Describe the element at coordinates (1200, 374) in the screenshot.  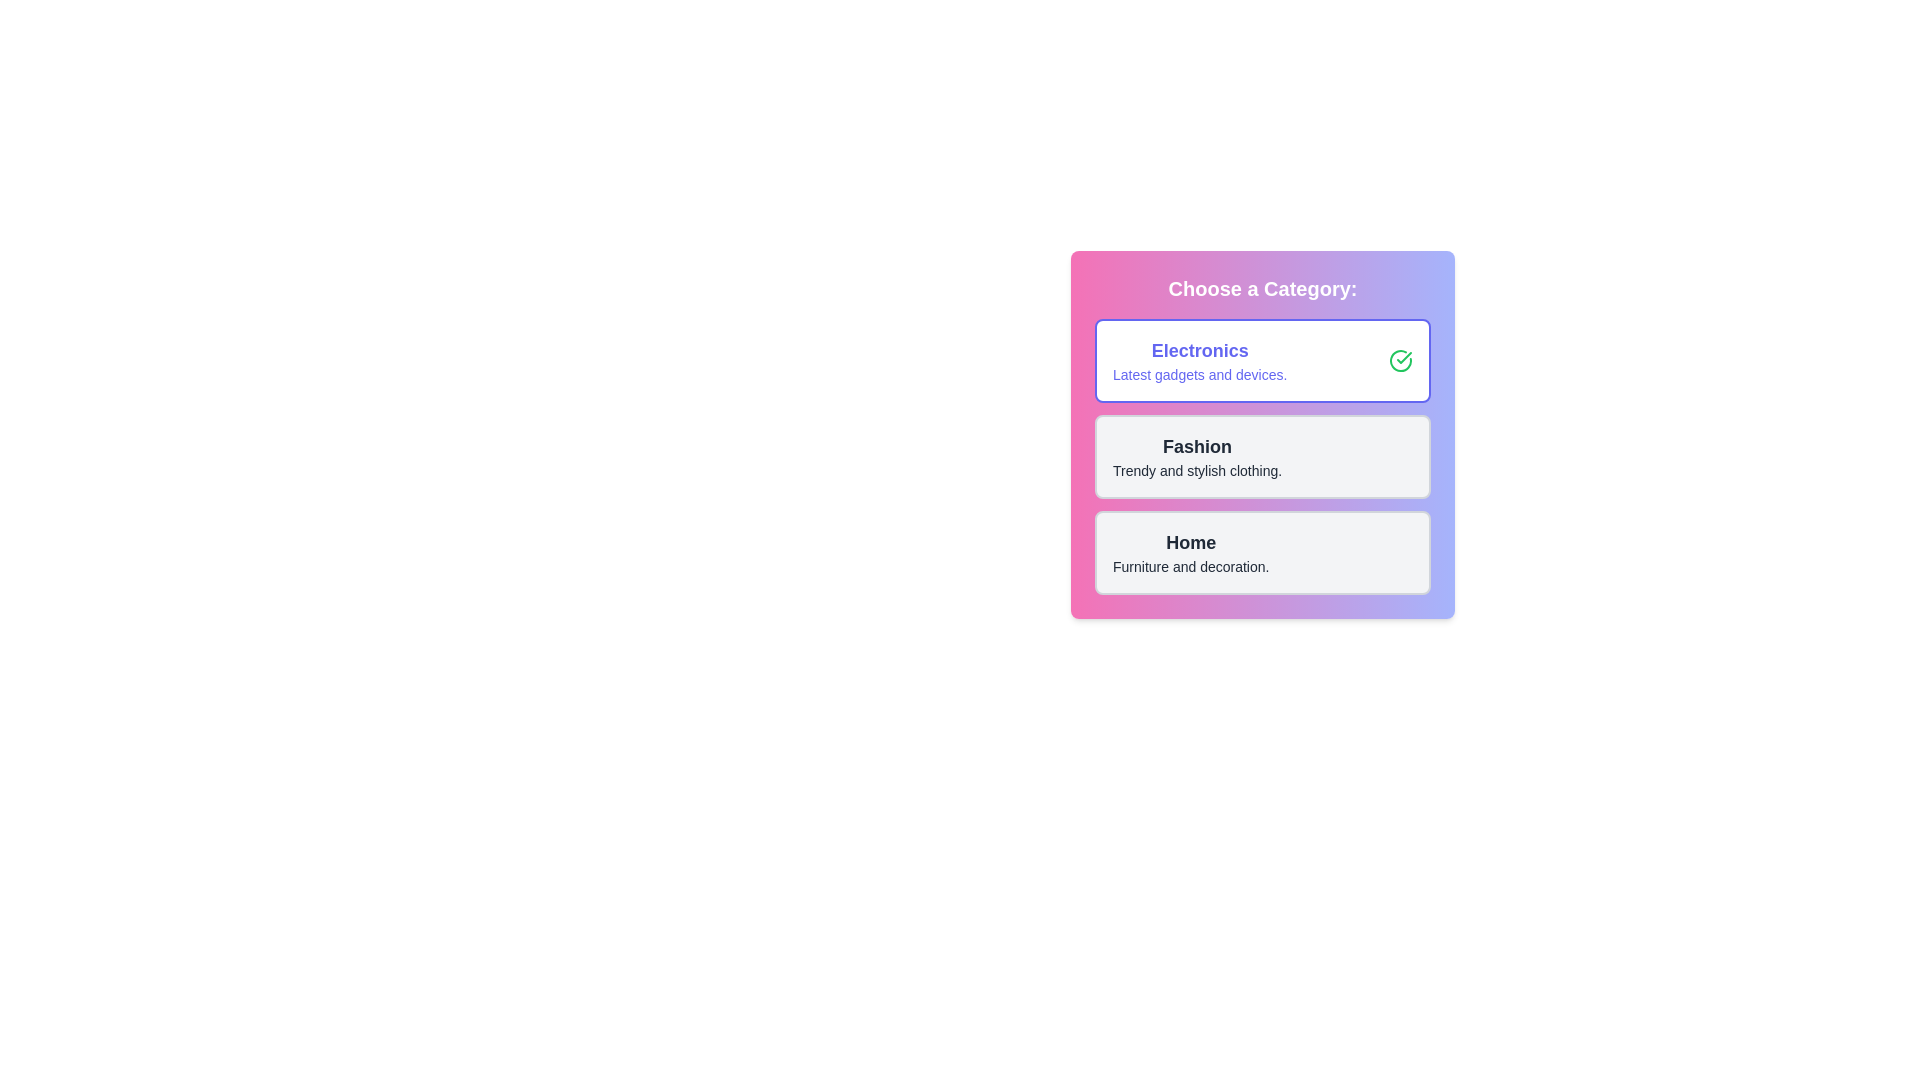
I see `the text label displaying 'Latest gadgets and devices.' located below the 'Electronics' label in the first category section` at that location.